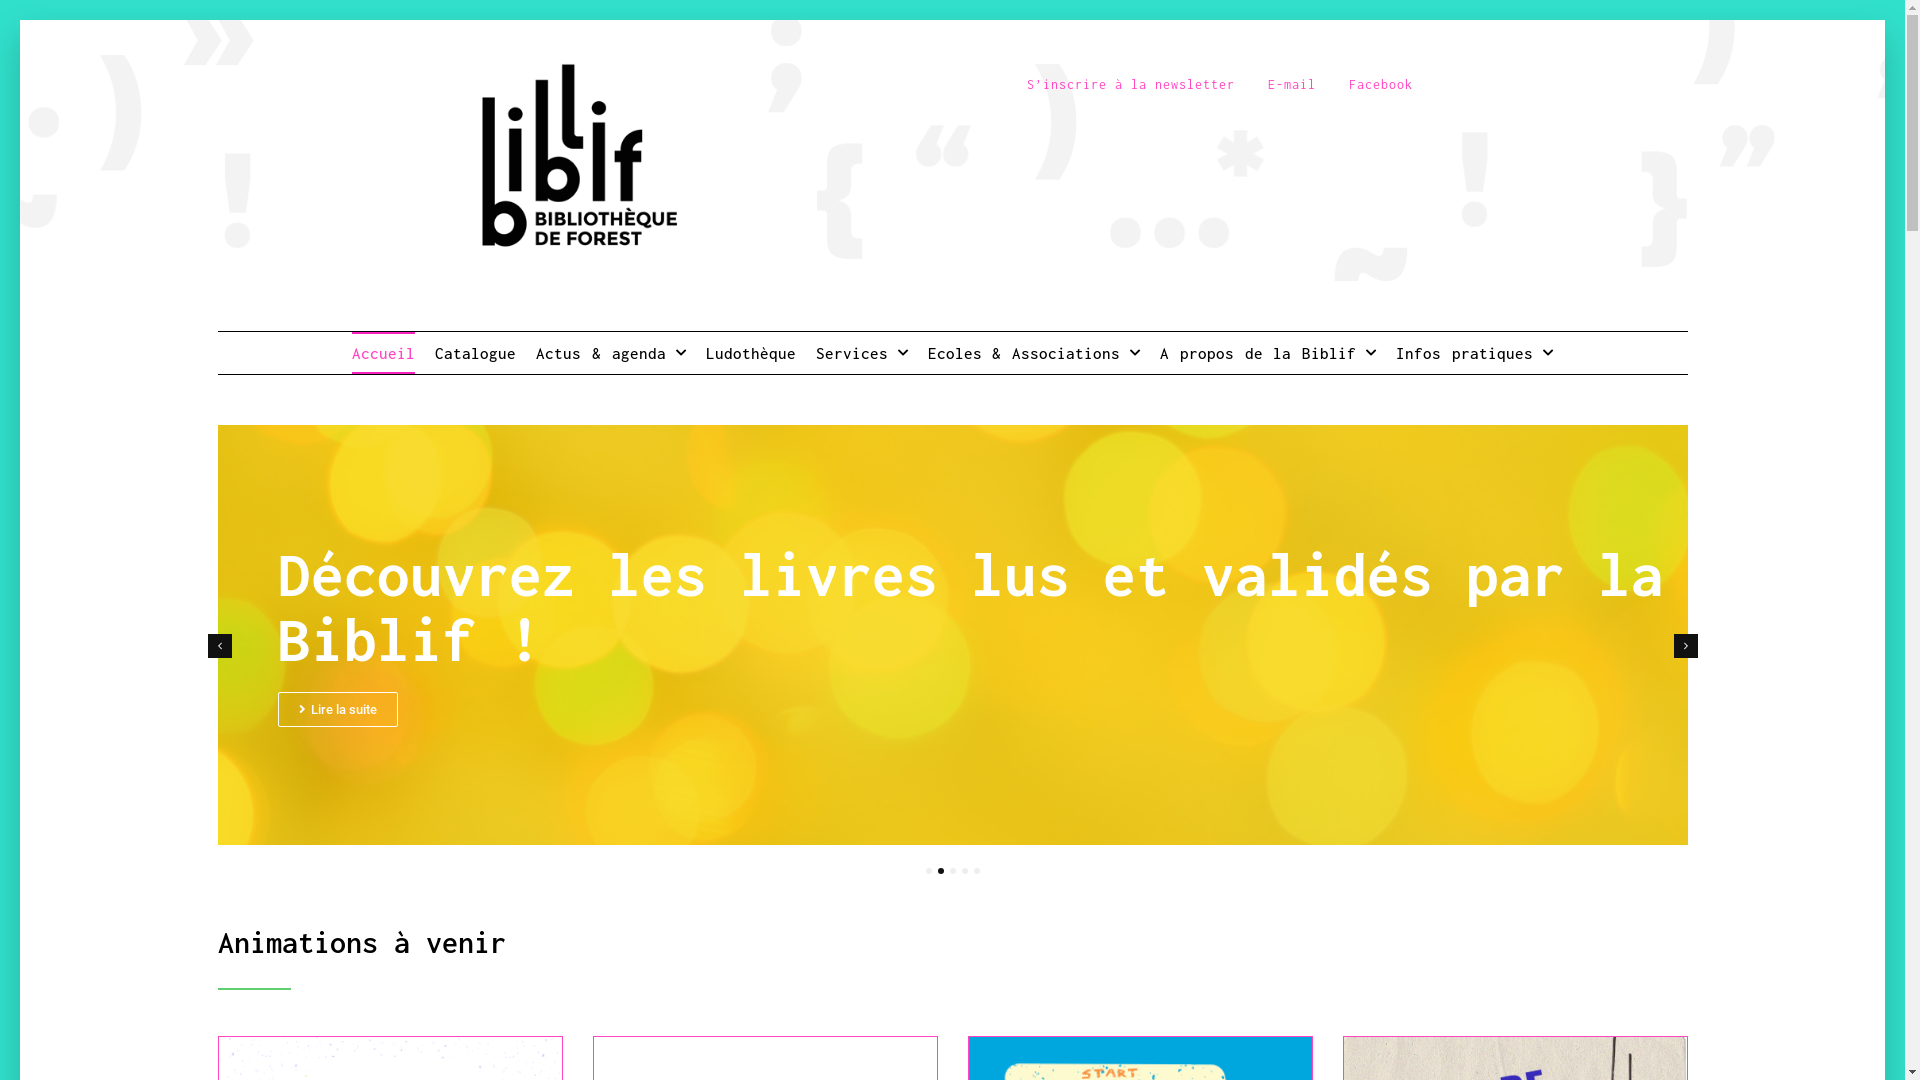 The image size is (1920, 1080). Describe the element at coordinates (1380, 83) in the screenshot. I see `'Facebook'` at that location.